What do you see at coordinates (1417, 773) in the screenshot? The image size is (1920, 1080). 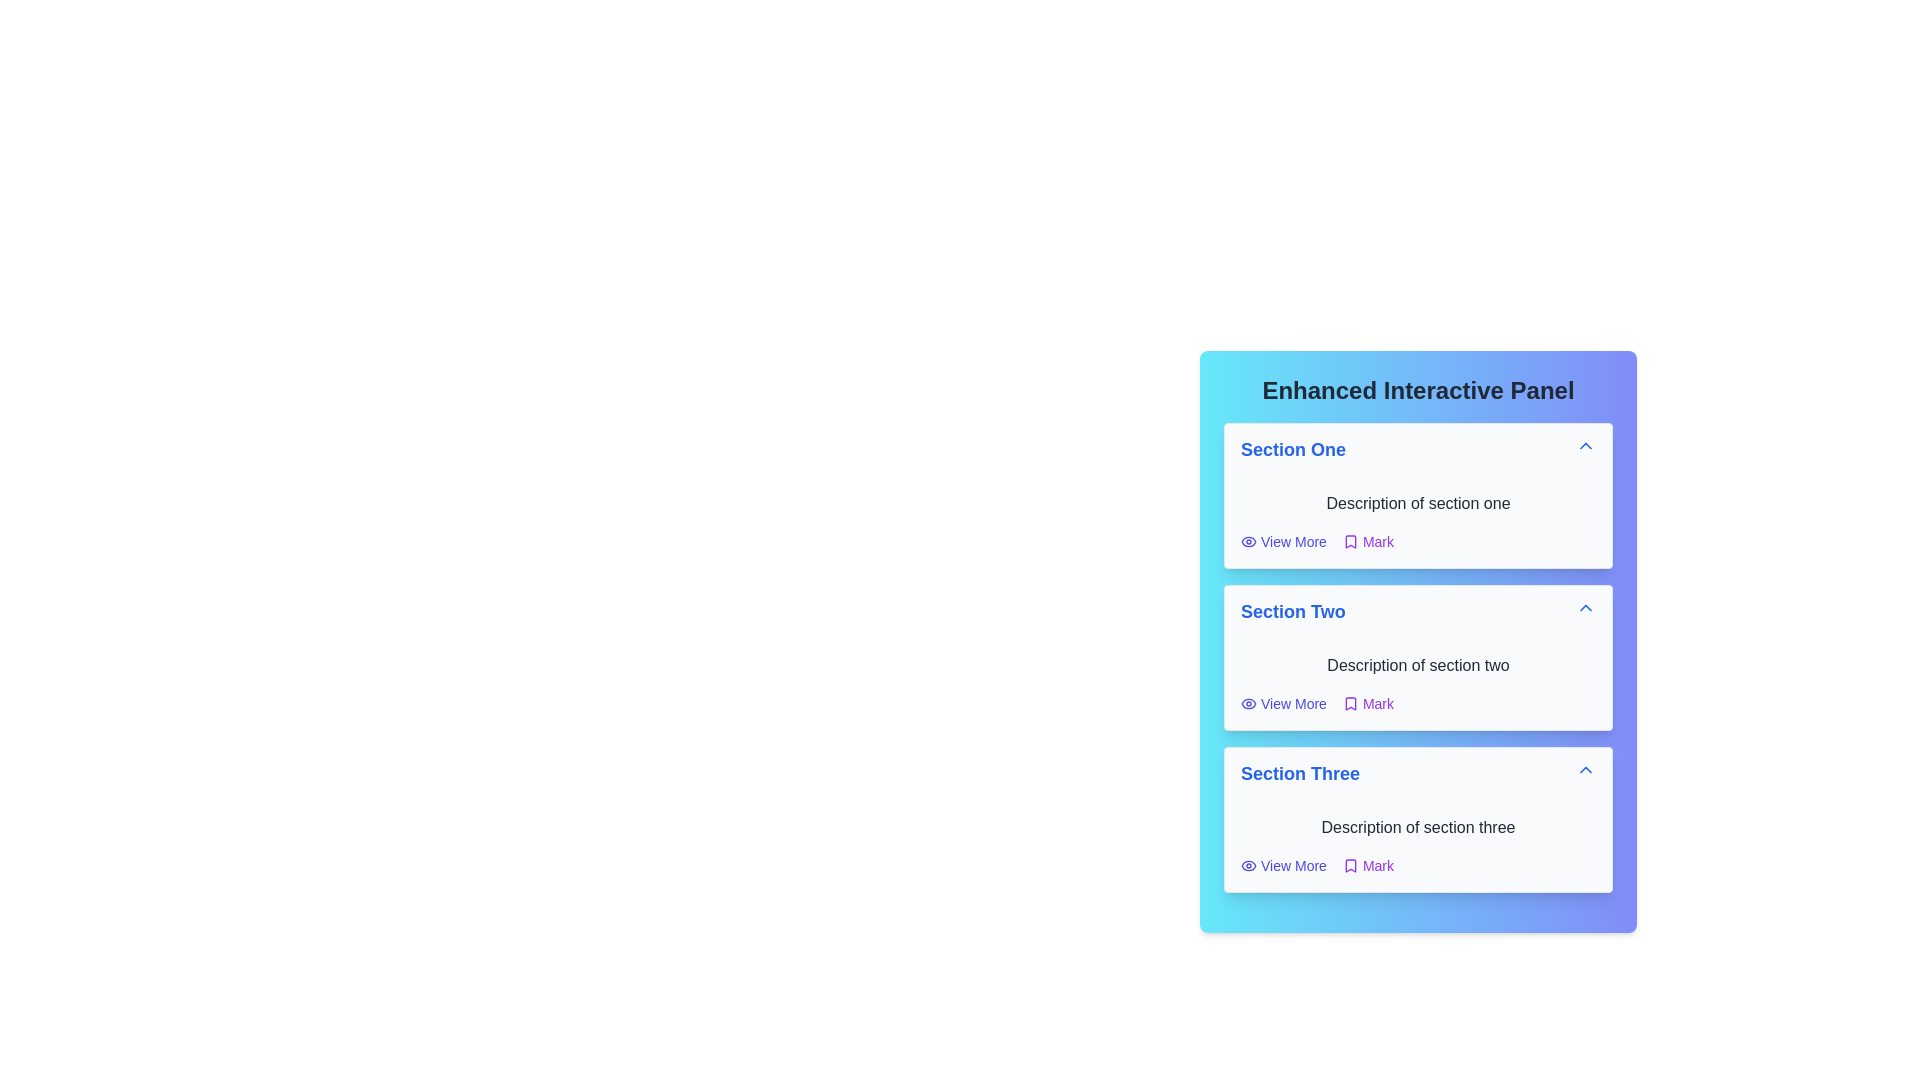 I see `the 'Section Three' button` at bounding box center [1417, 773].